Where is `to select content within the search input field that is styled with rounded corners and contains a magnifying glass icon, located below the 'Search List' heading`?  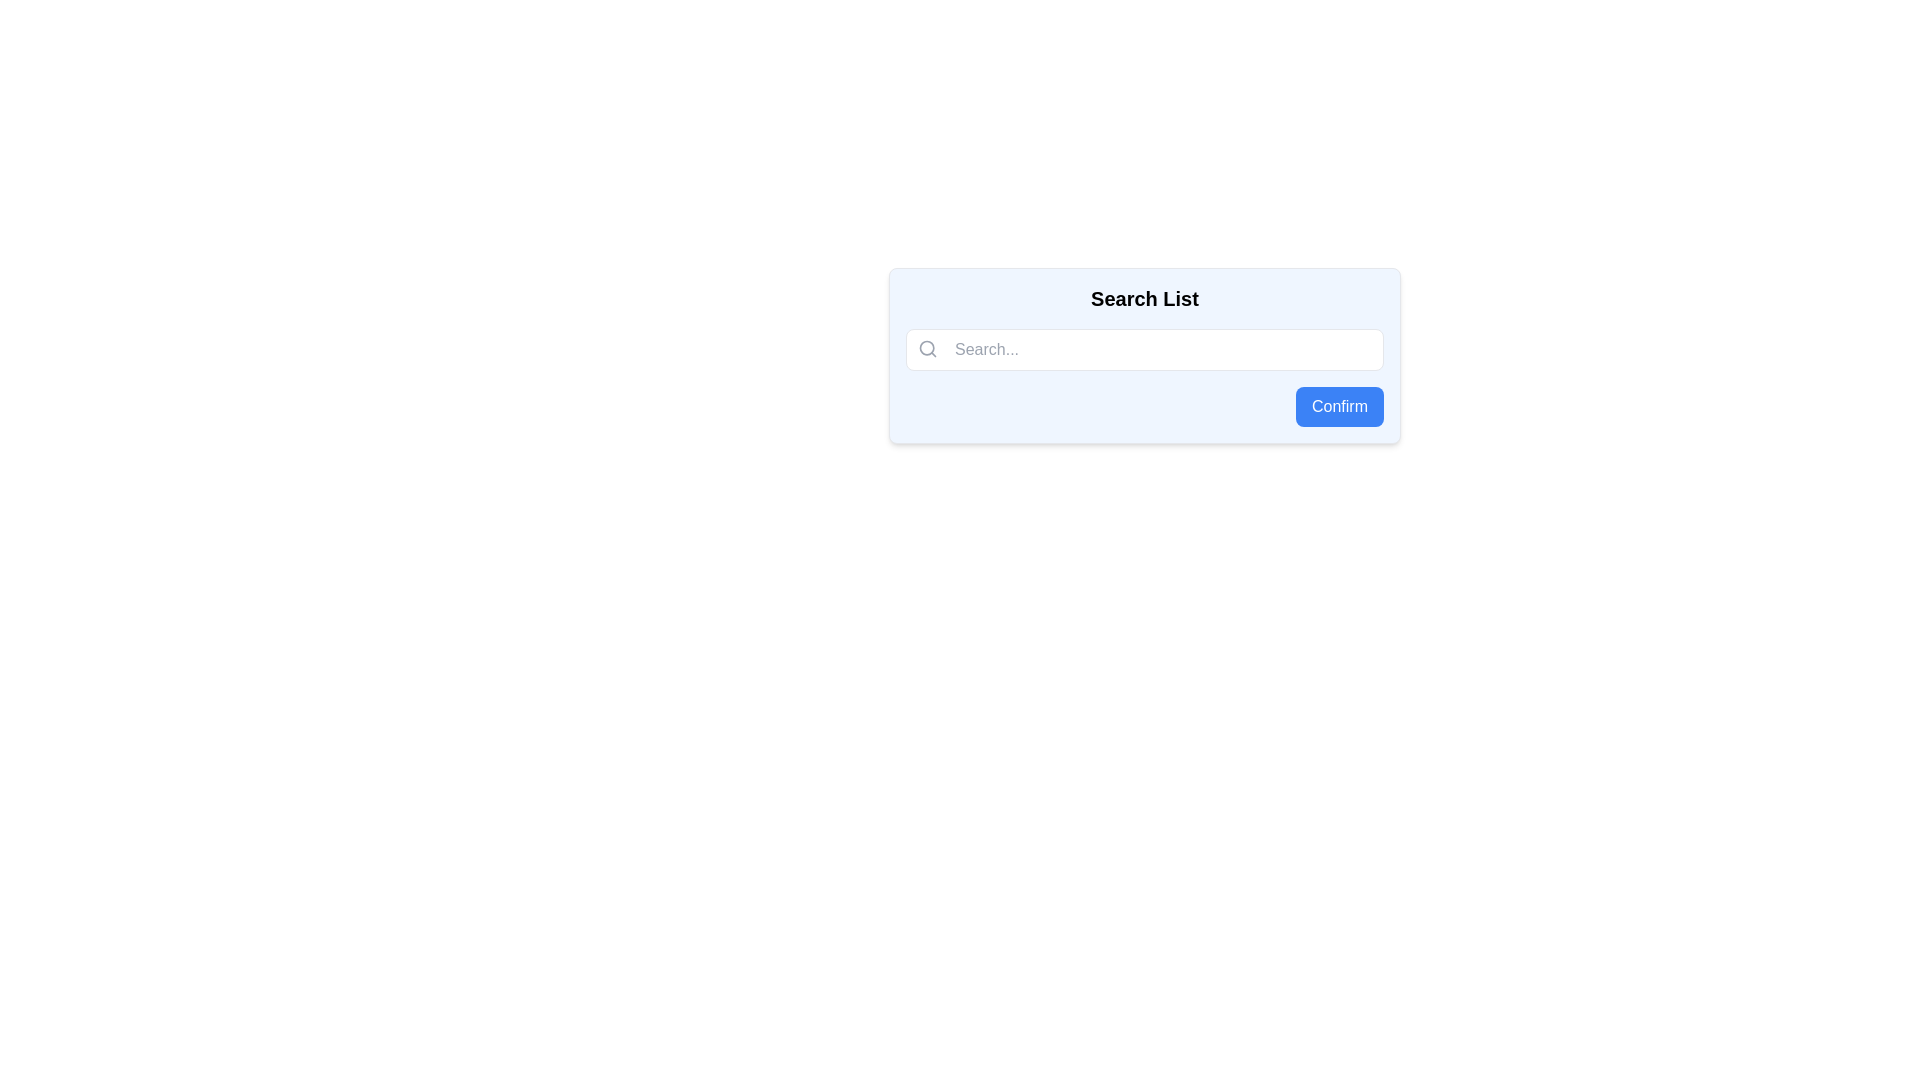
to select content within the search input field that is styled with rounded corners and contains a magnifying glass icon, located below the 'Search List' heading is located at coordinates (1145, 349).